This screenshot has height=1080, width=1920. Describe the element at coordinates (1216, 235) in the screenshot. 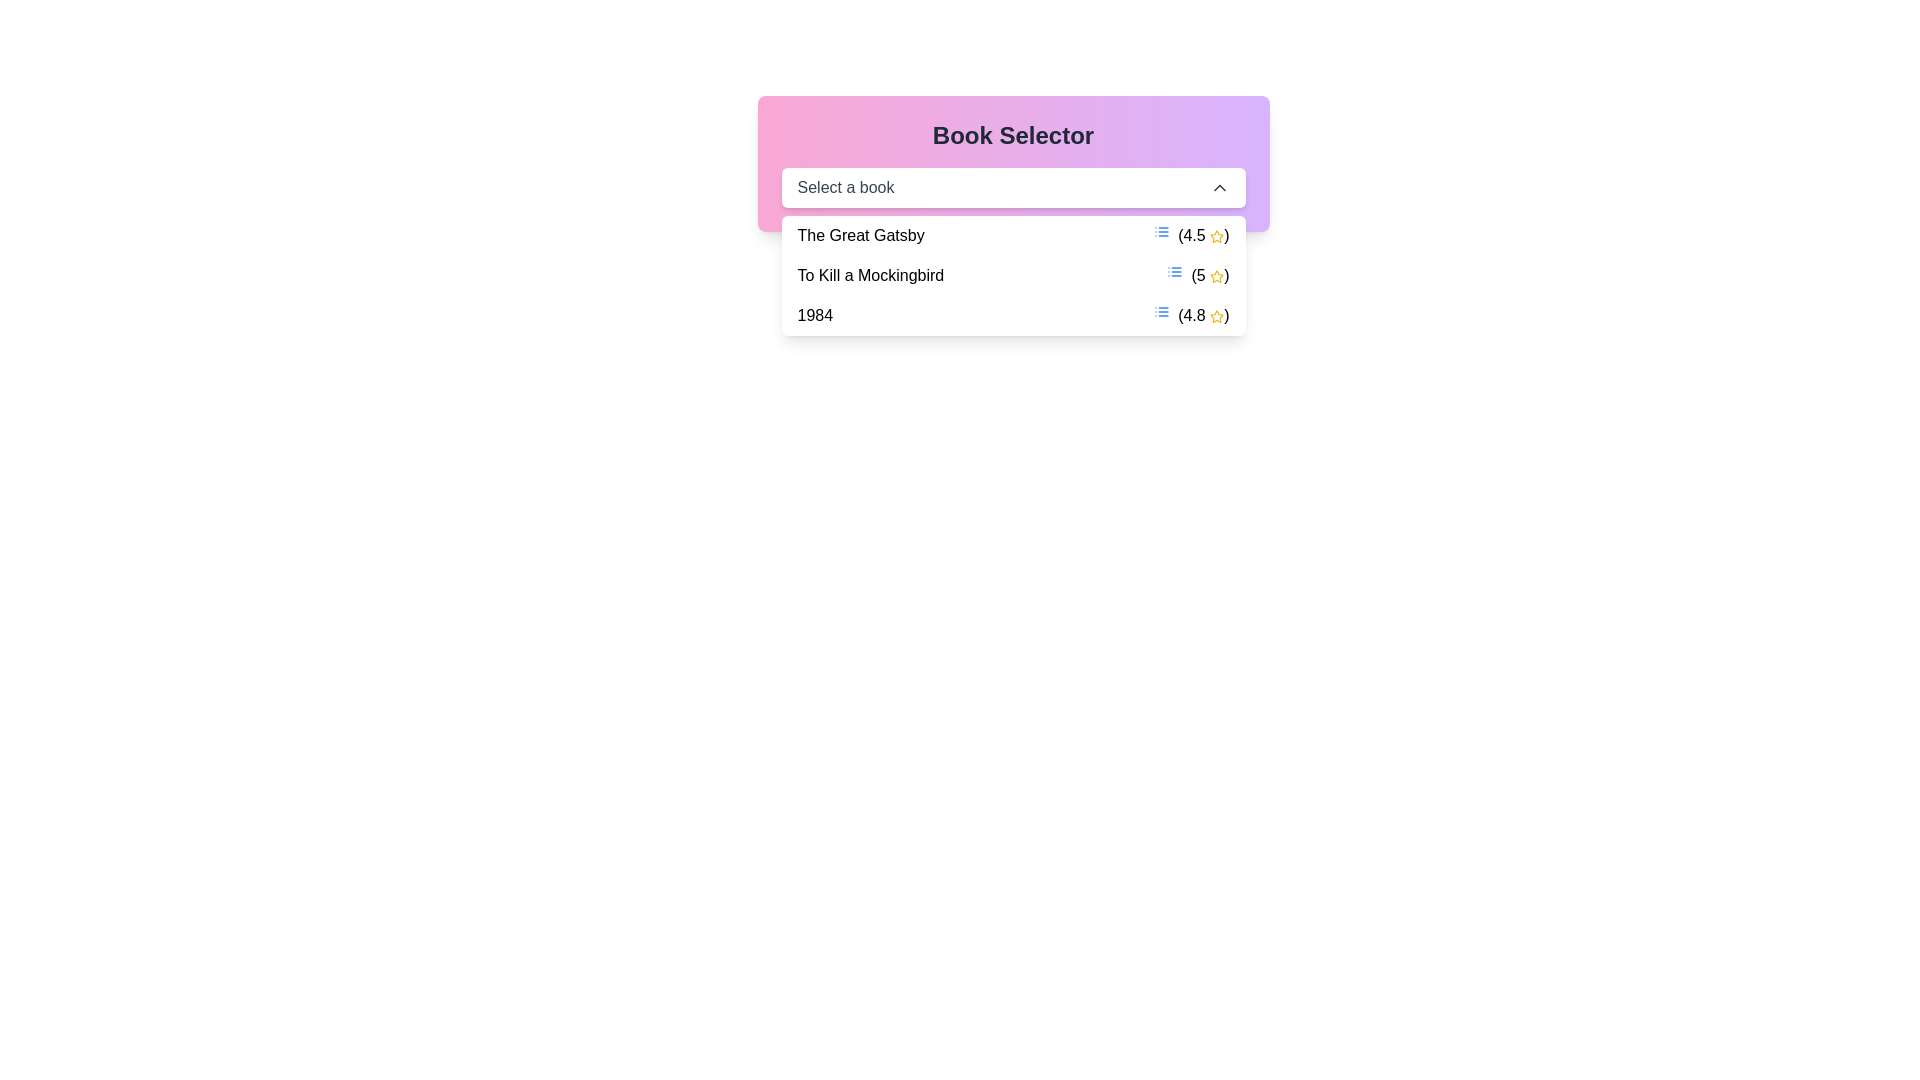

I see `the yellow star icon representing the rating for 'The Great Gatsby' with a numeric rating of '(4.5)', located to the right side of the book title` at that location.